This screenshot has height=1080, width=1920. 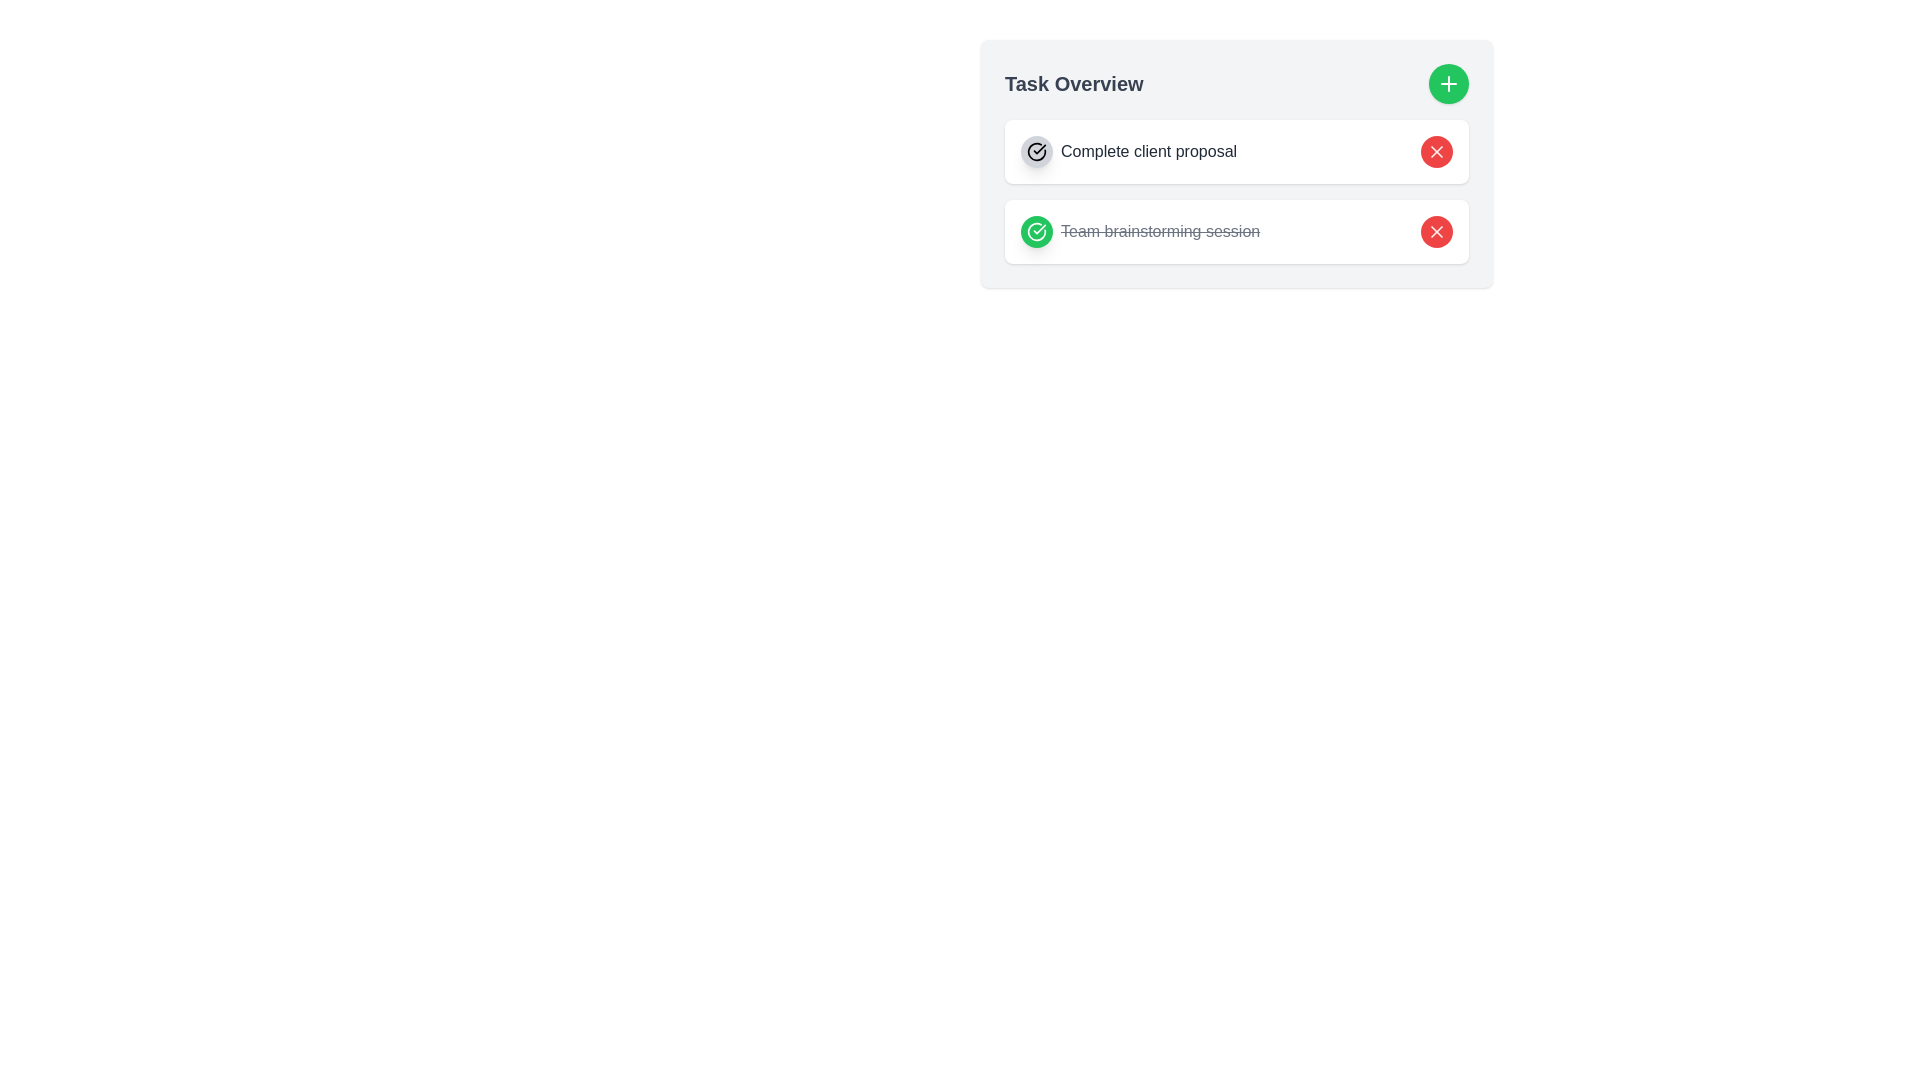 What do you see at coordinates (1236, 83) in the screenshot?
I see `the section header labeled 'Task Overview' located at the top of the panel, which includes a bold text label on the left and a green add button on the right` at bounding box center [1236, 83].